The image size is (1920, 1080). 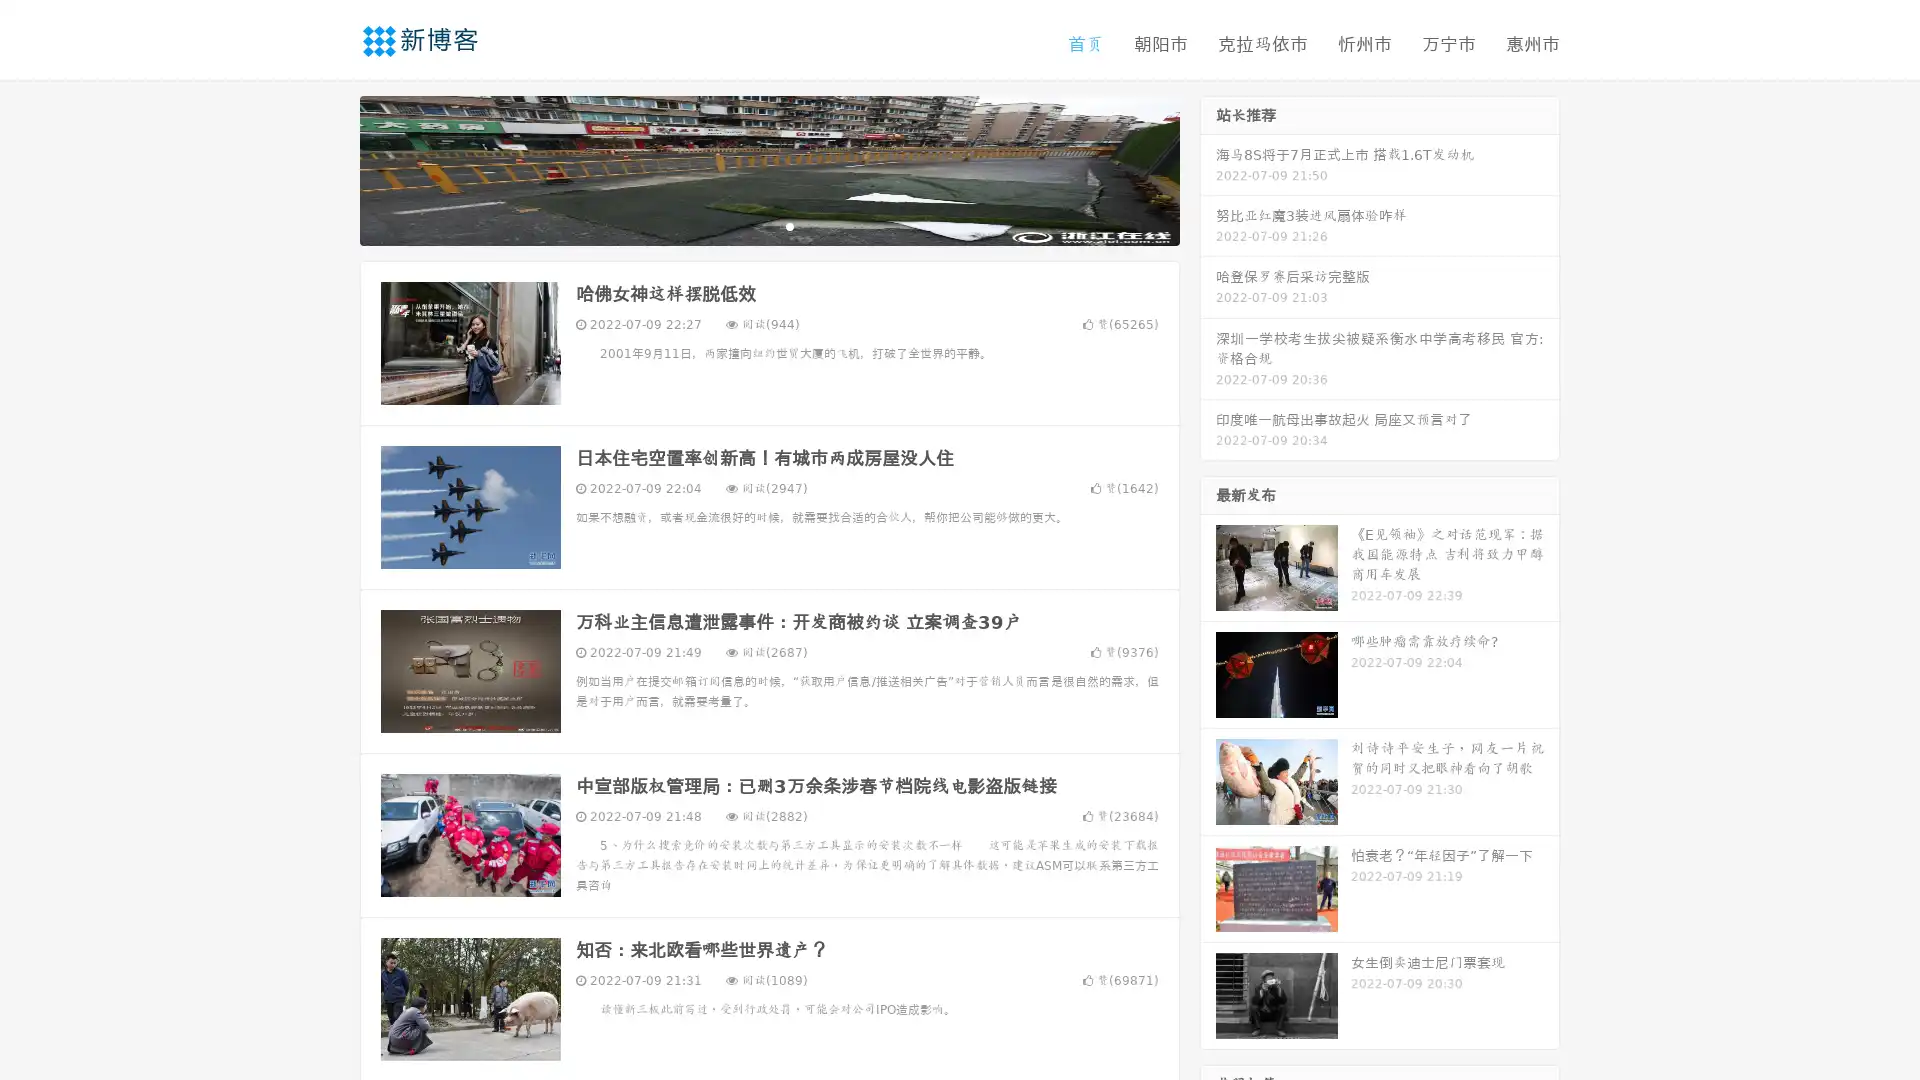 I want to click on Previous slide, so click(x=330, y=168).